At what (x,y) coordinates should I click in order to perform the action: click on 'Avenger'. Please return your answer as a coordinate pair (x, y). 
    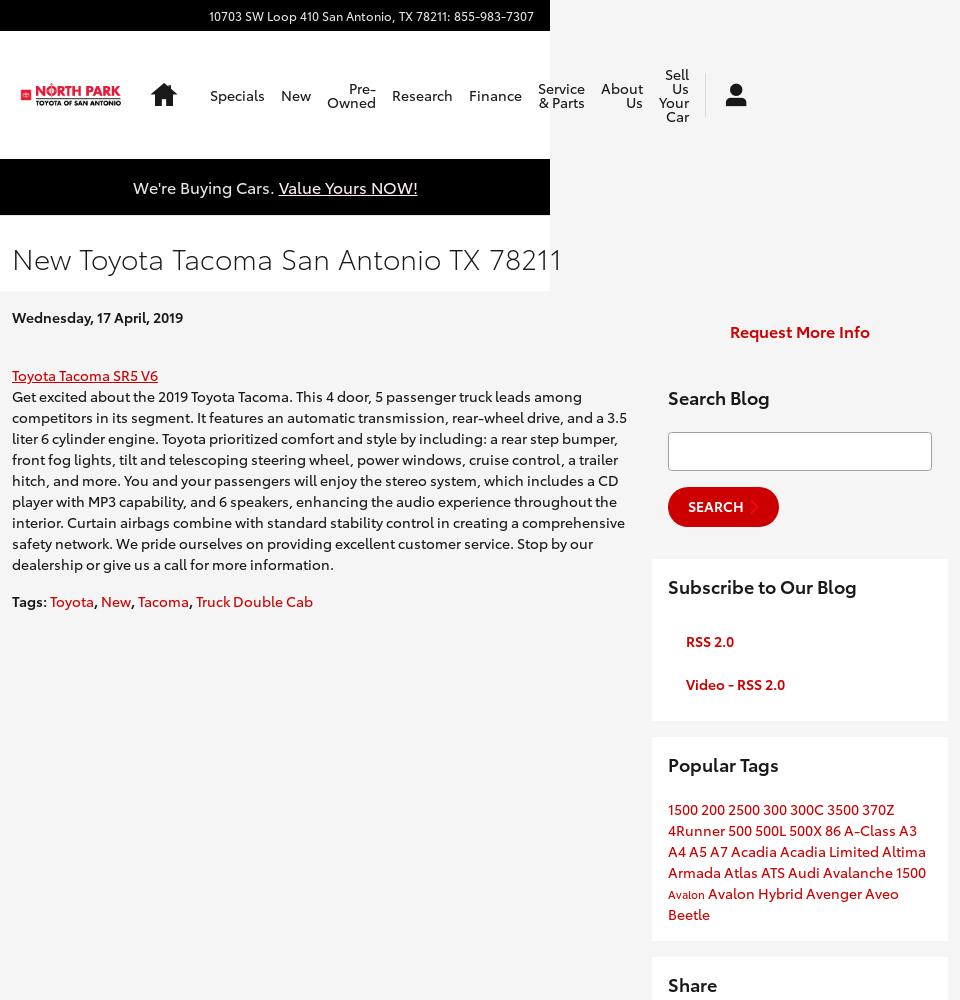
    Looking at the image, I should click on (806, 892).